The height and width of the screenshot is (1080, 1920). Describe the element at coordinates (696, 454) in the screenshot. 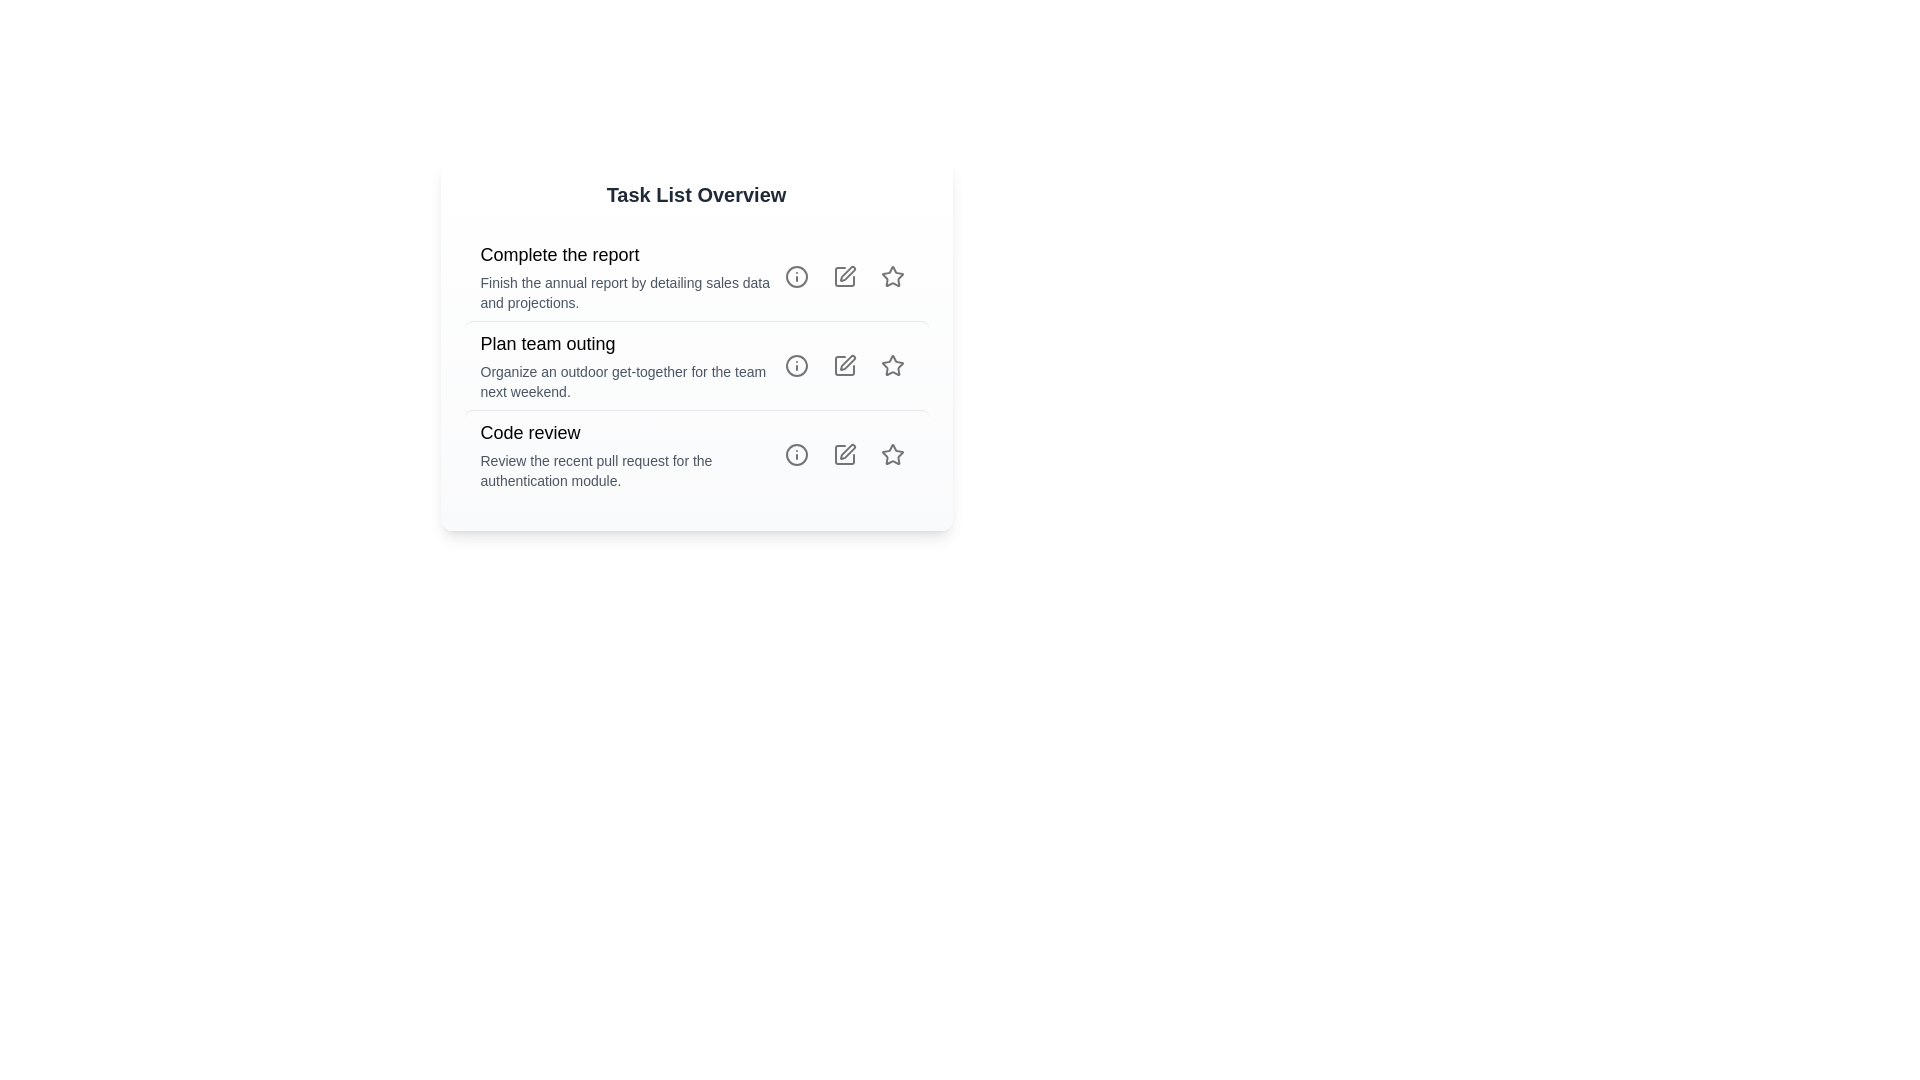

I see `the last task entry in the task list` at that location.